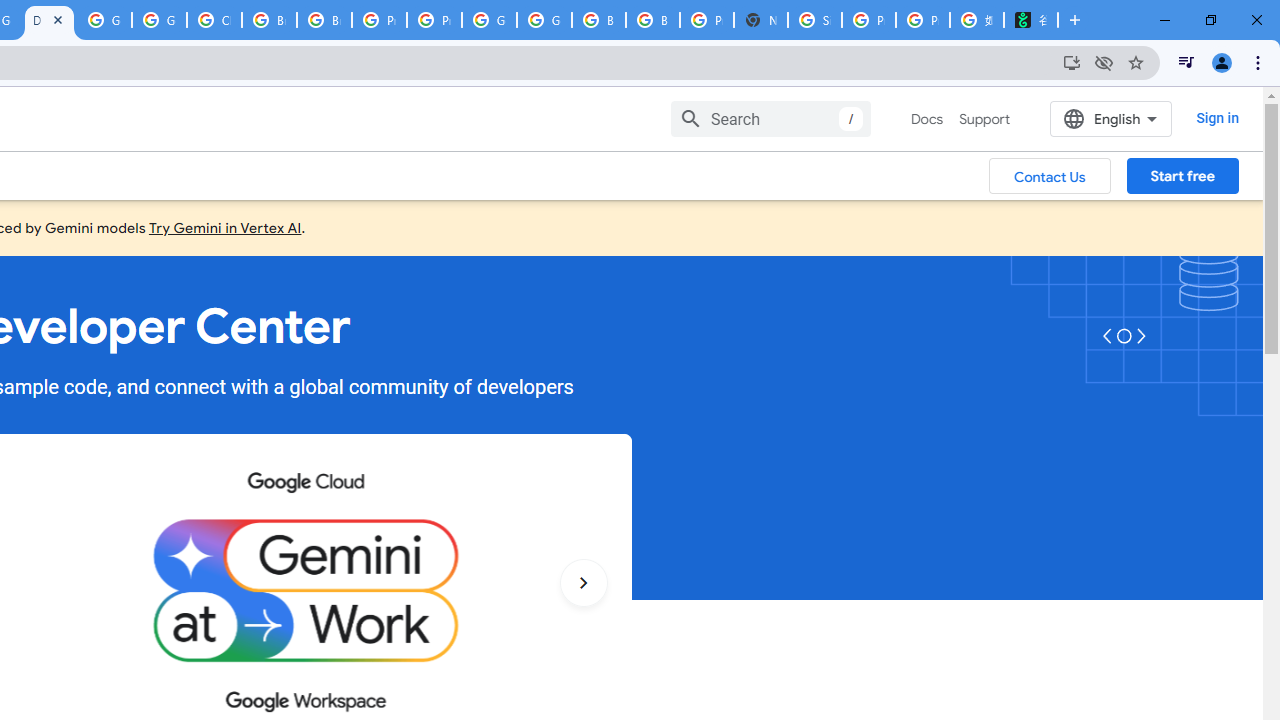 The width and height of the screenshot is (1280, 720). I want to click on 'Sign in - Google Accounts', so click(815, 20).